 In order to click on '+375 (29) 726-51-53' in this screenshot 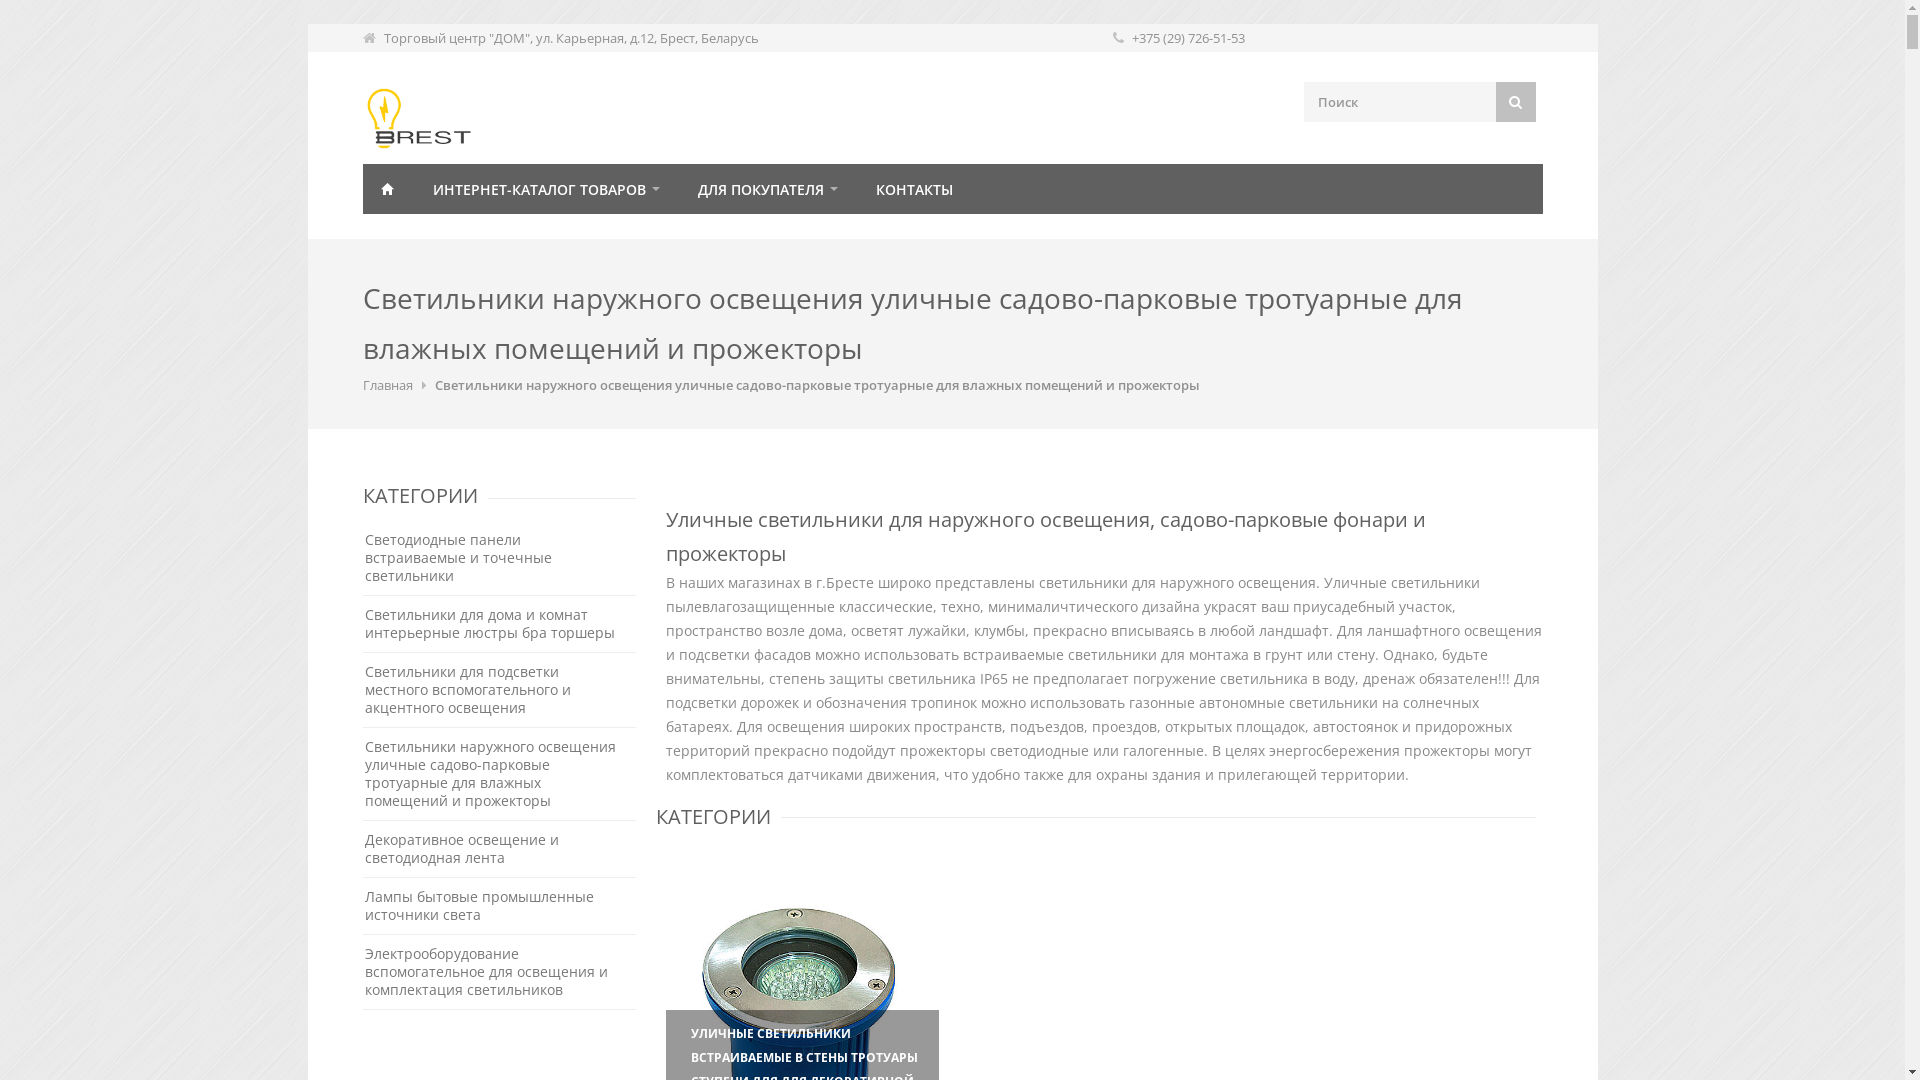, I will do `click(1188, 38)`.